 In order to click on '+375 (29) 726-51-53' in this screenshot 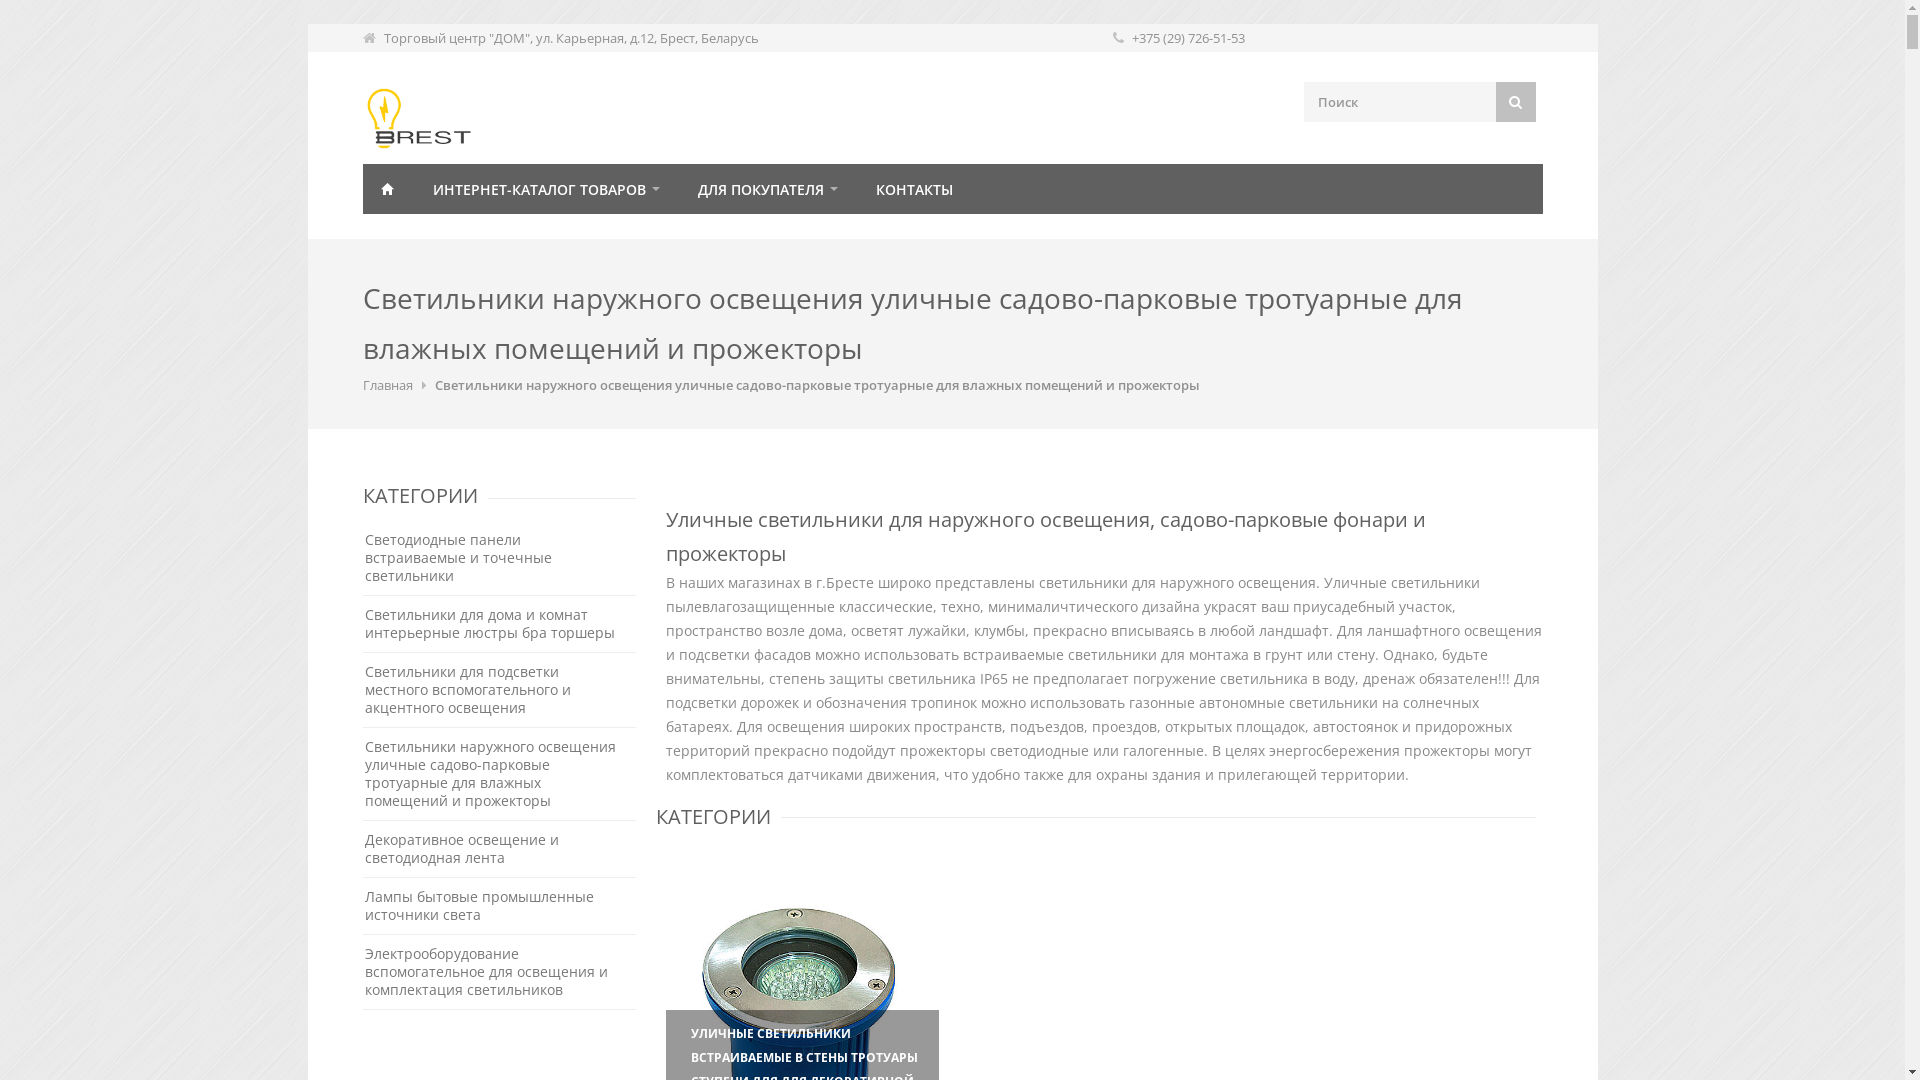, I will do `click(1188, 38)`.